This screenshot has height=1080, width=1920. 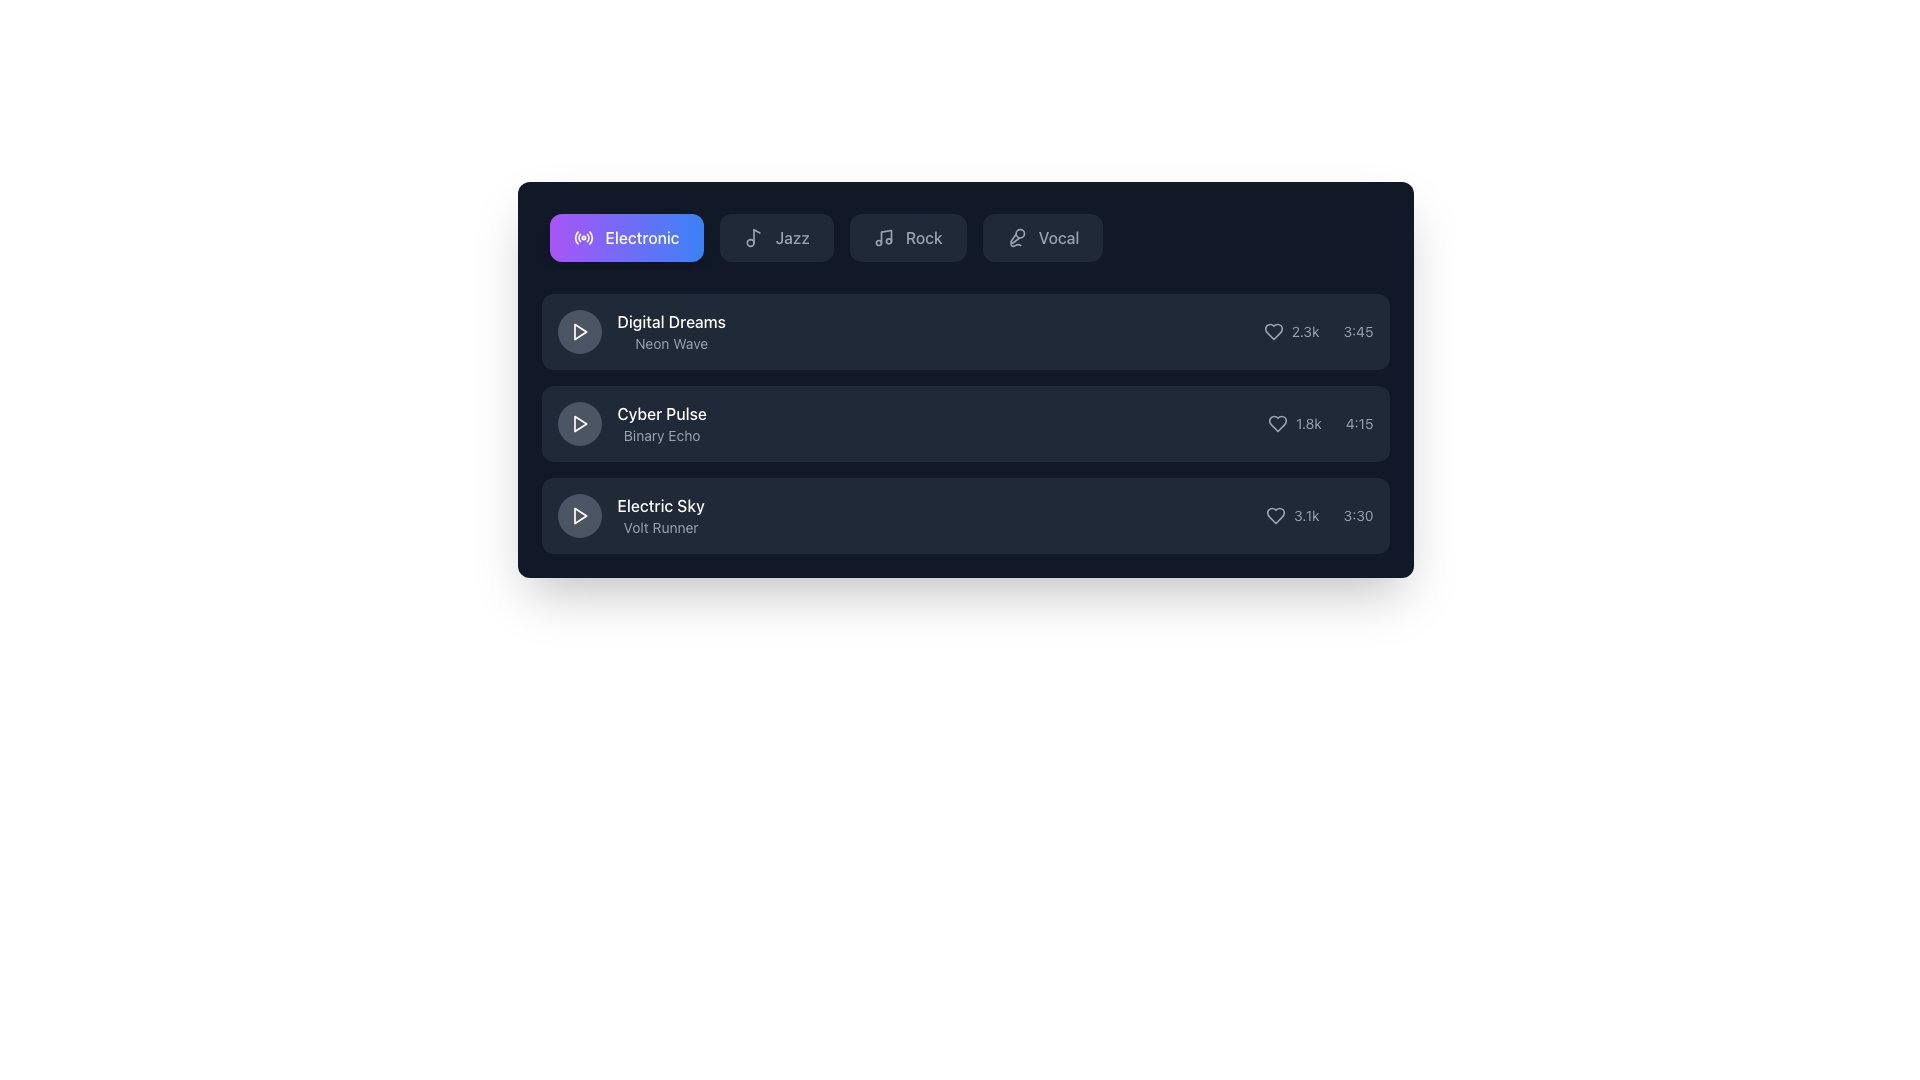 What do you see at coordinates (1306, 515) in the screenshot?
I see `numeric value '3.1k' displayed next to the heart icon in the bottom-right corner of the 'Electric Sky' card by 'Volt Runner'` at bounding box center [1306, 515].